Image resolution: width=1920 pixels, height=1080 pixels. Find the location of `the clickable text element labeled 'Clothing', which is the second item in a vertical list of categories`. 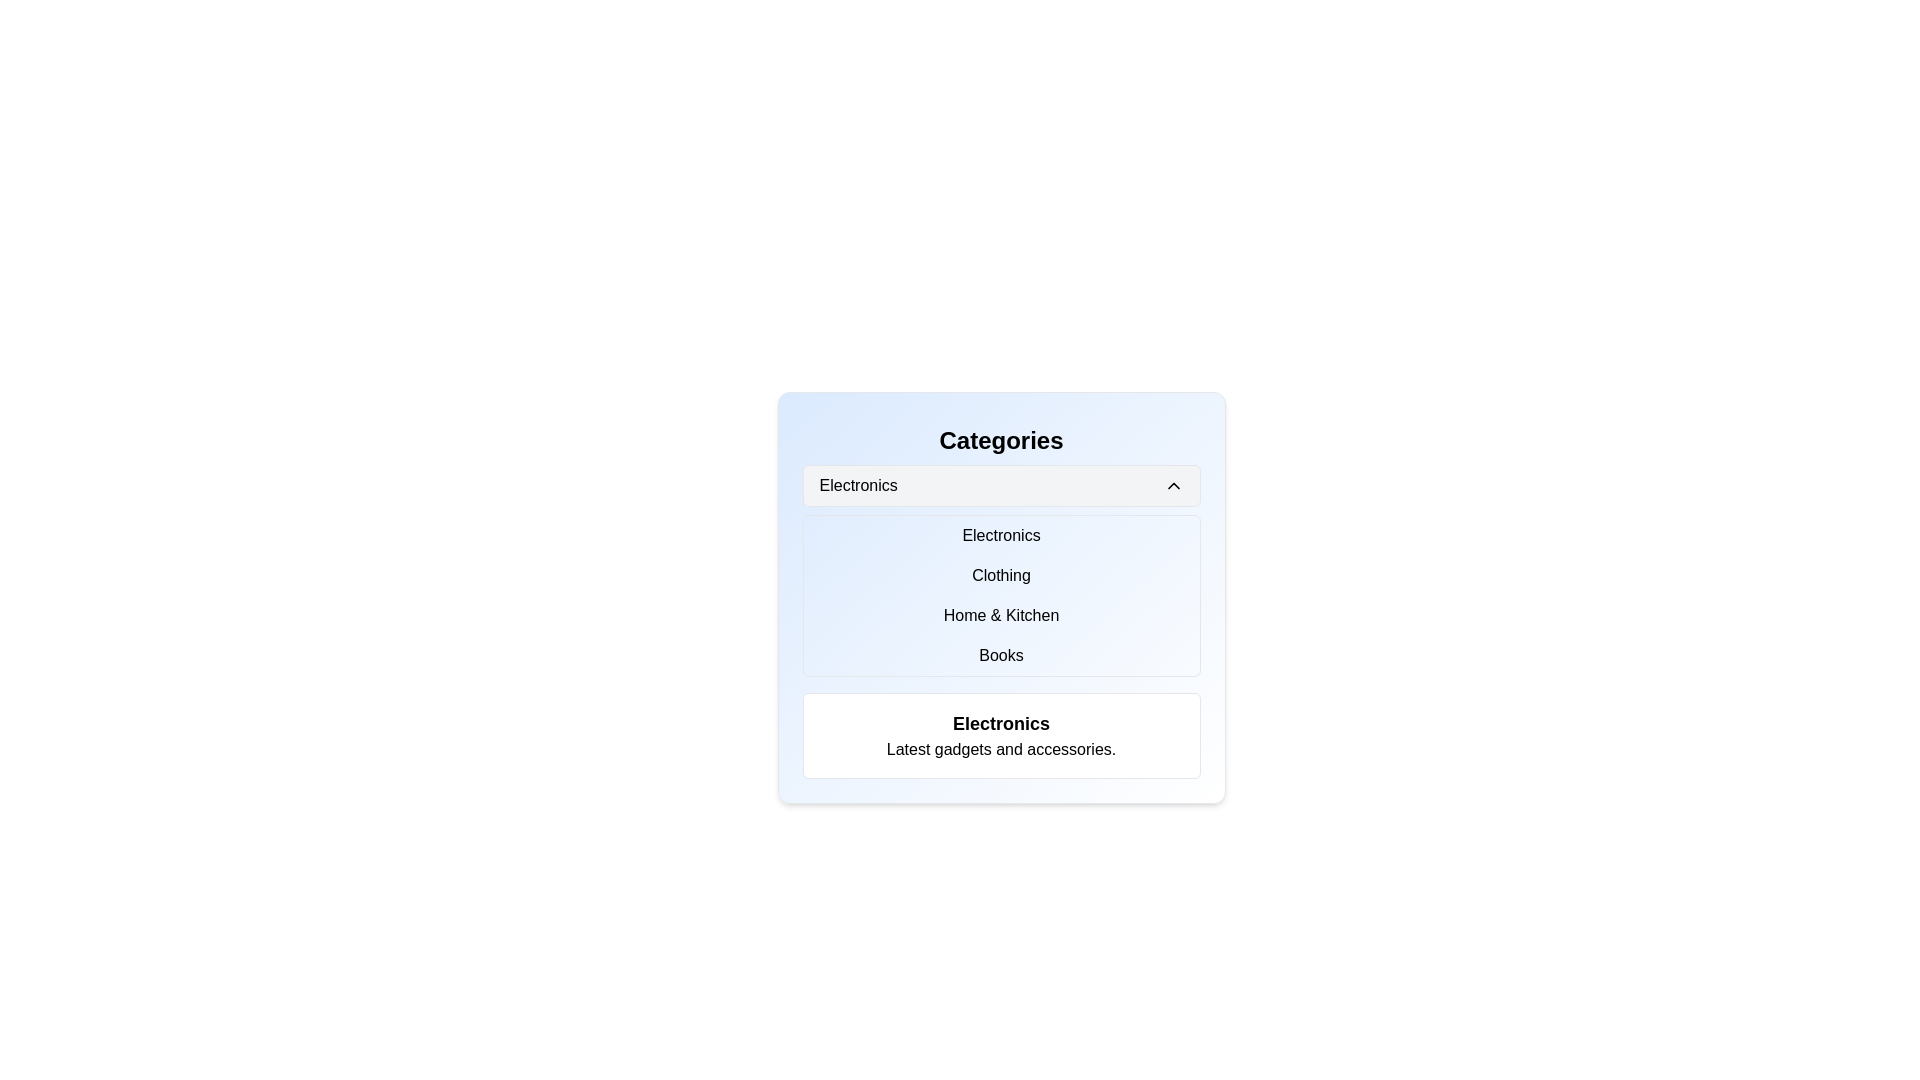

the clickable text element labeled 'Clothing', which is the second item in a vertical list of categories is located at coordinates (1001, 575).